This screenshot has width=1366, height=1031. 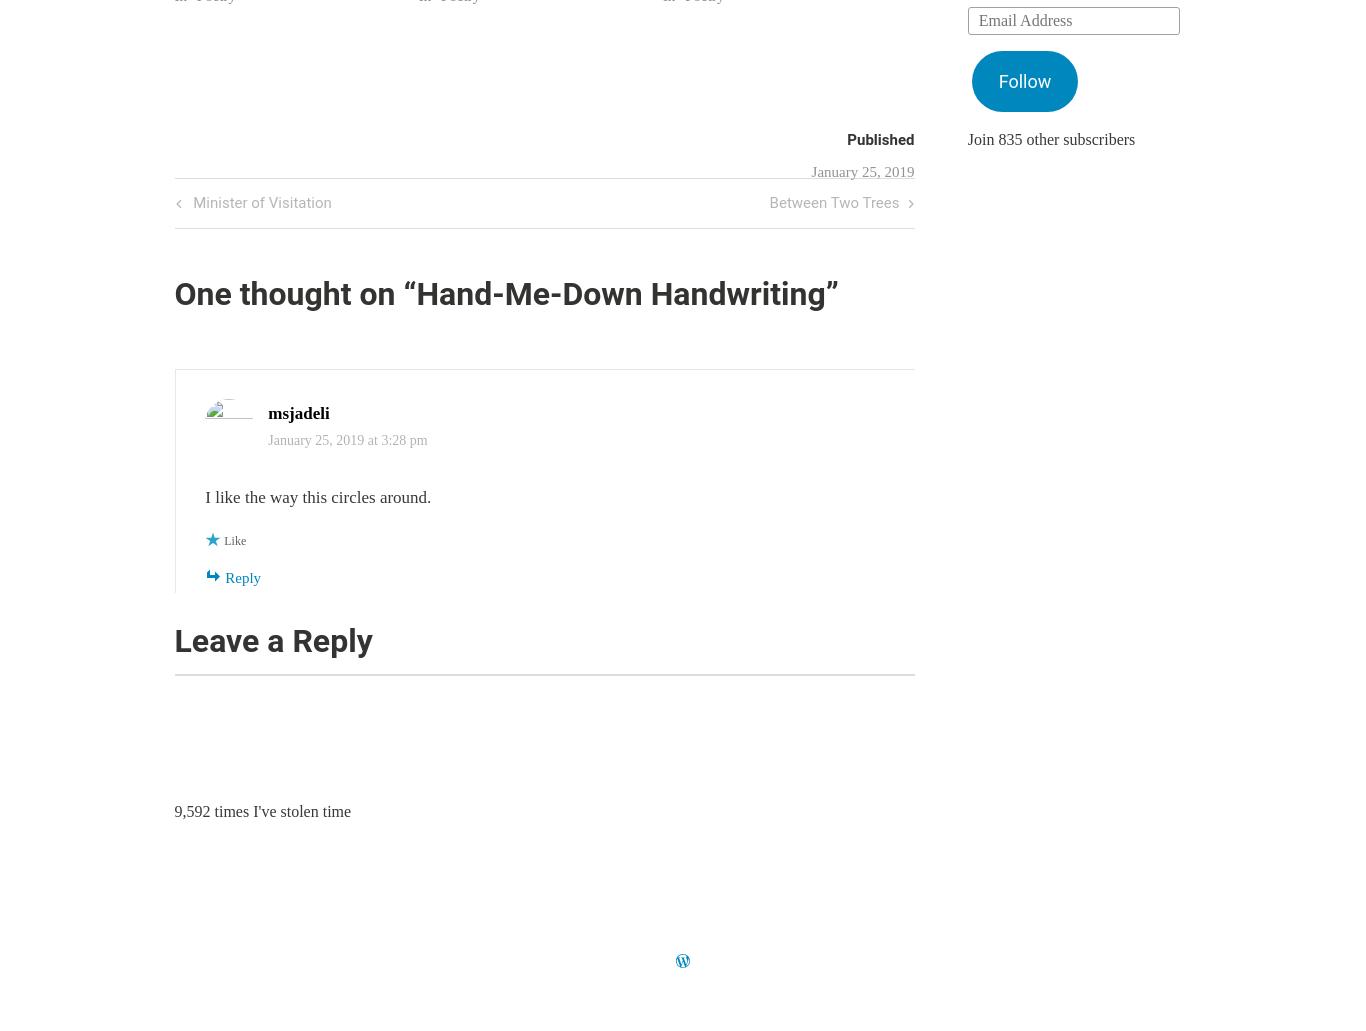 I want to click on 'I like the way this circles around.', so click(x=318, y=497).